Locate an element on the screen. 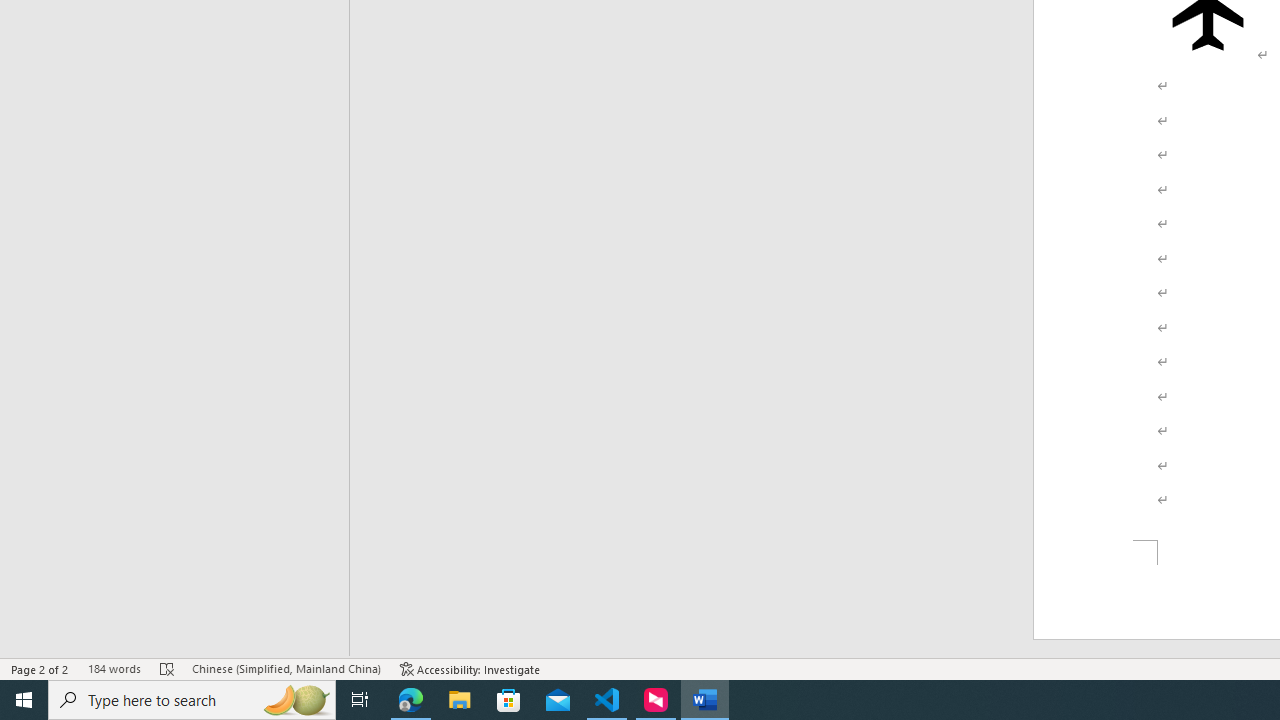 The image size is (1280, 720). 'Language Chinese (Simplified, Mainland China)' is located at coordinates (285, 669).